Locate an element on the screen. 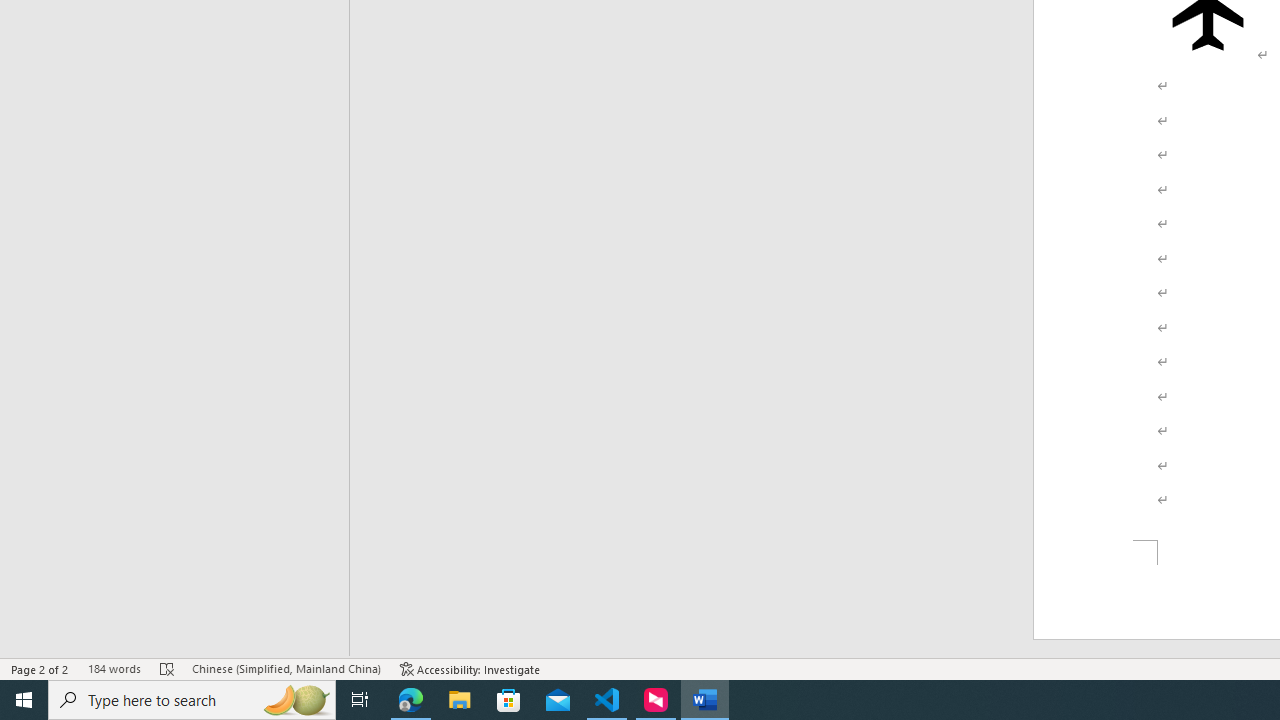 The image size is (1280, 720). 'Language Chinese (Simplified, Mainland China)' is located at coordinates (285, 669).